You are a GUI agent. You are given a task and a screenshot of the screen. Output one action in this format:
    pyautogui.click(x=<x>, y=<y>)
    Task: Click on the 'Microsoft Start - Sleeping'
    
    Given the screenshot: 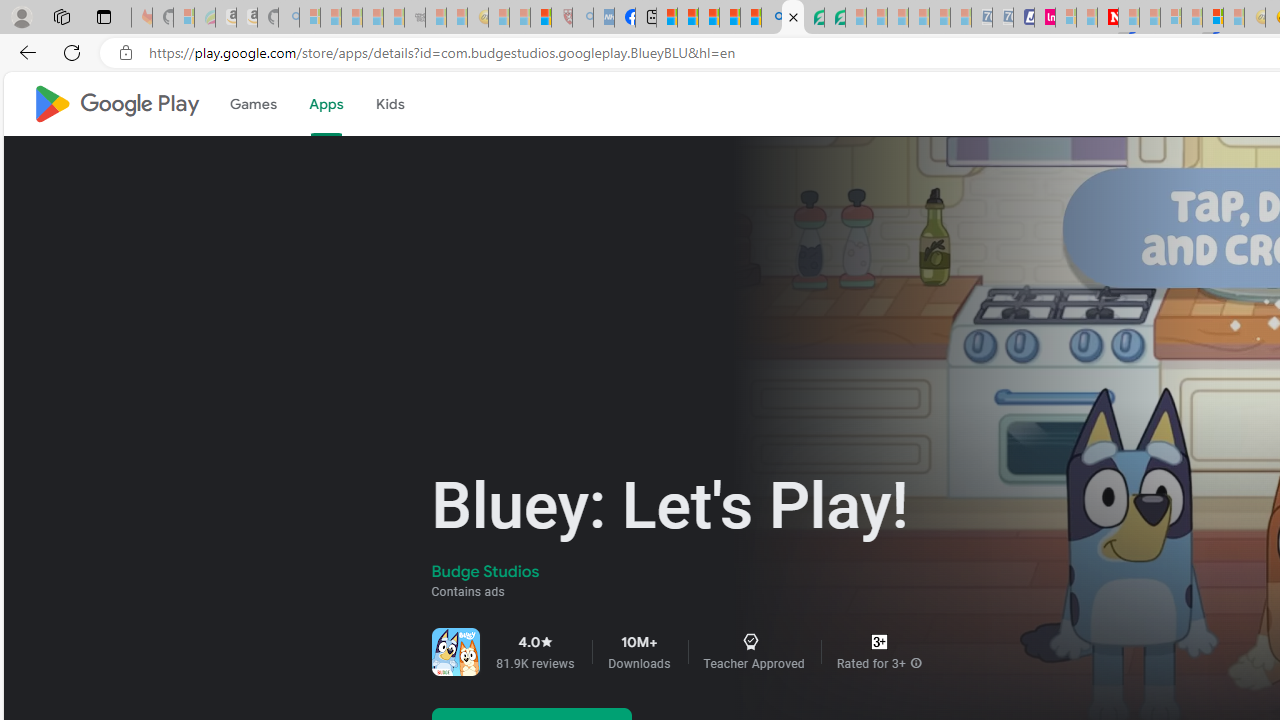 What is the action you would take?
    pyautogui.click(x=1085, y=17)
    